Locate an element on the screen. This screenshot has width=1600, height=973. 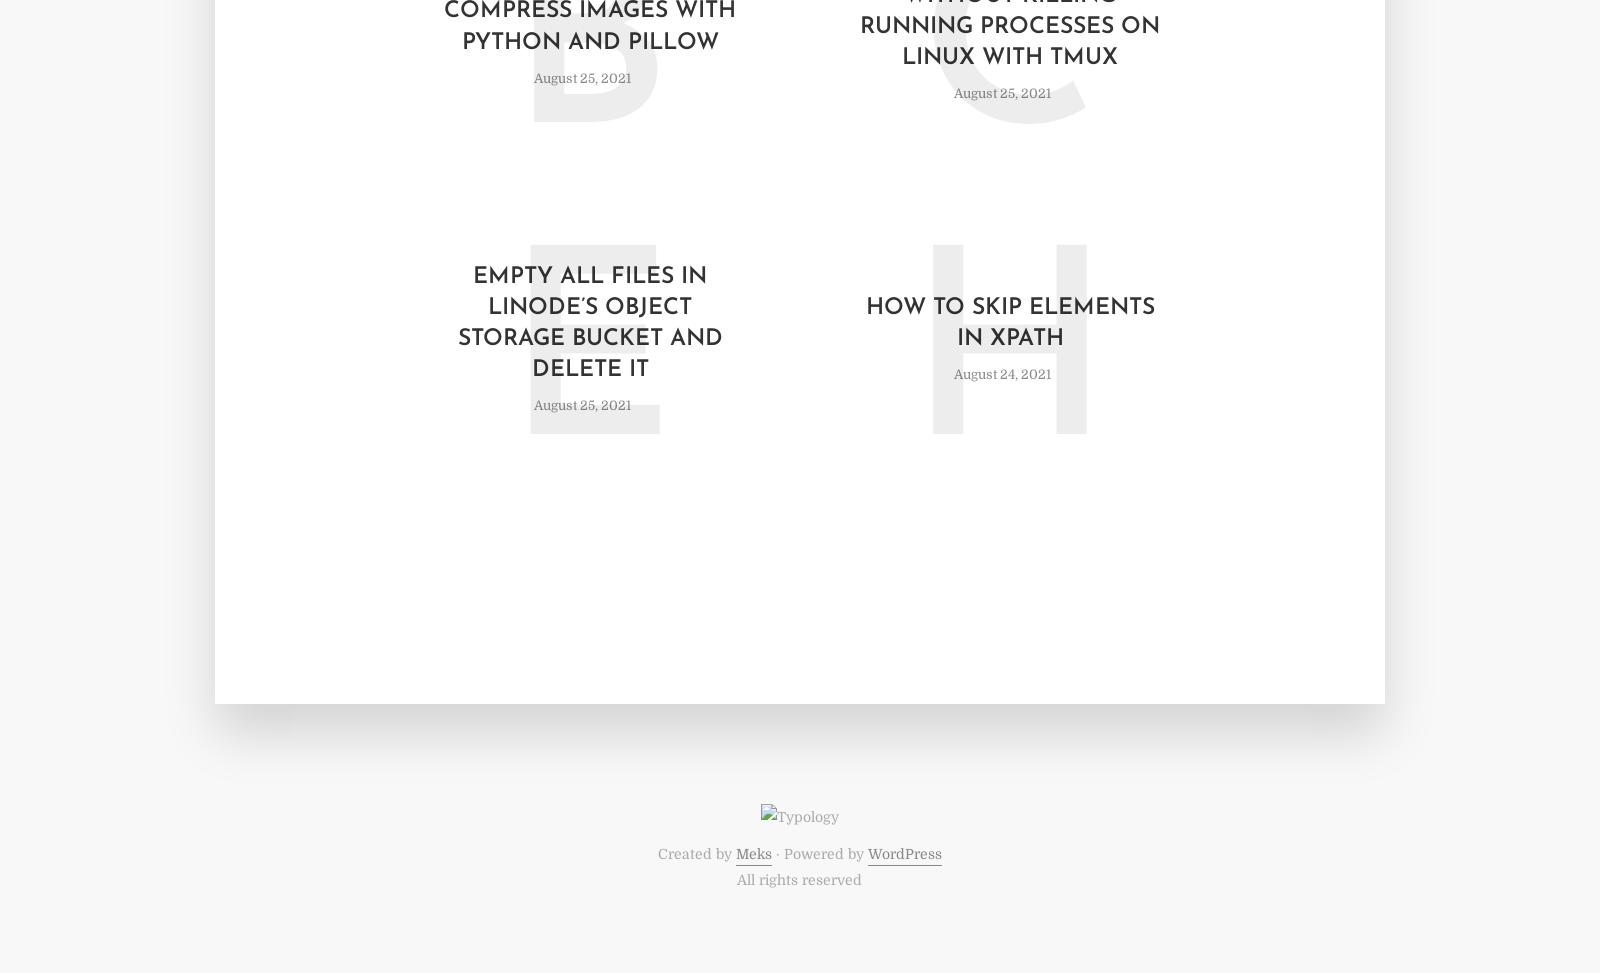
'H' is located at coordinates (906, 367).